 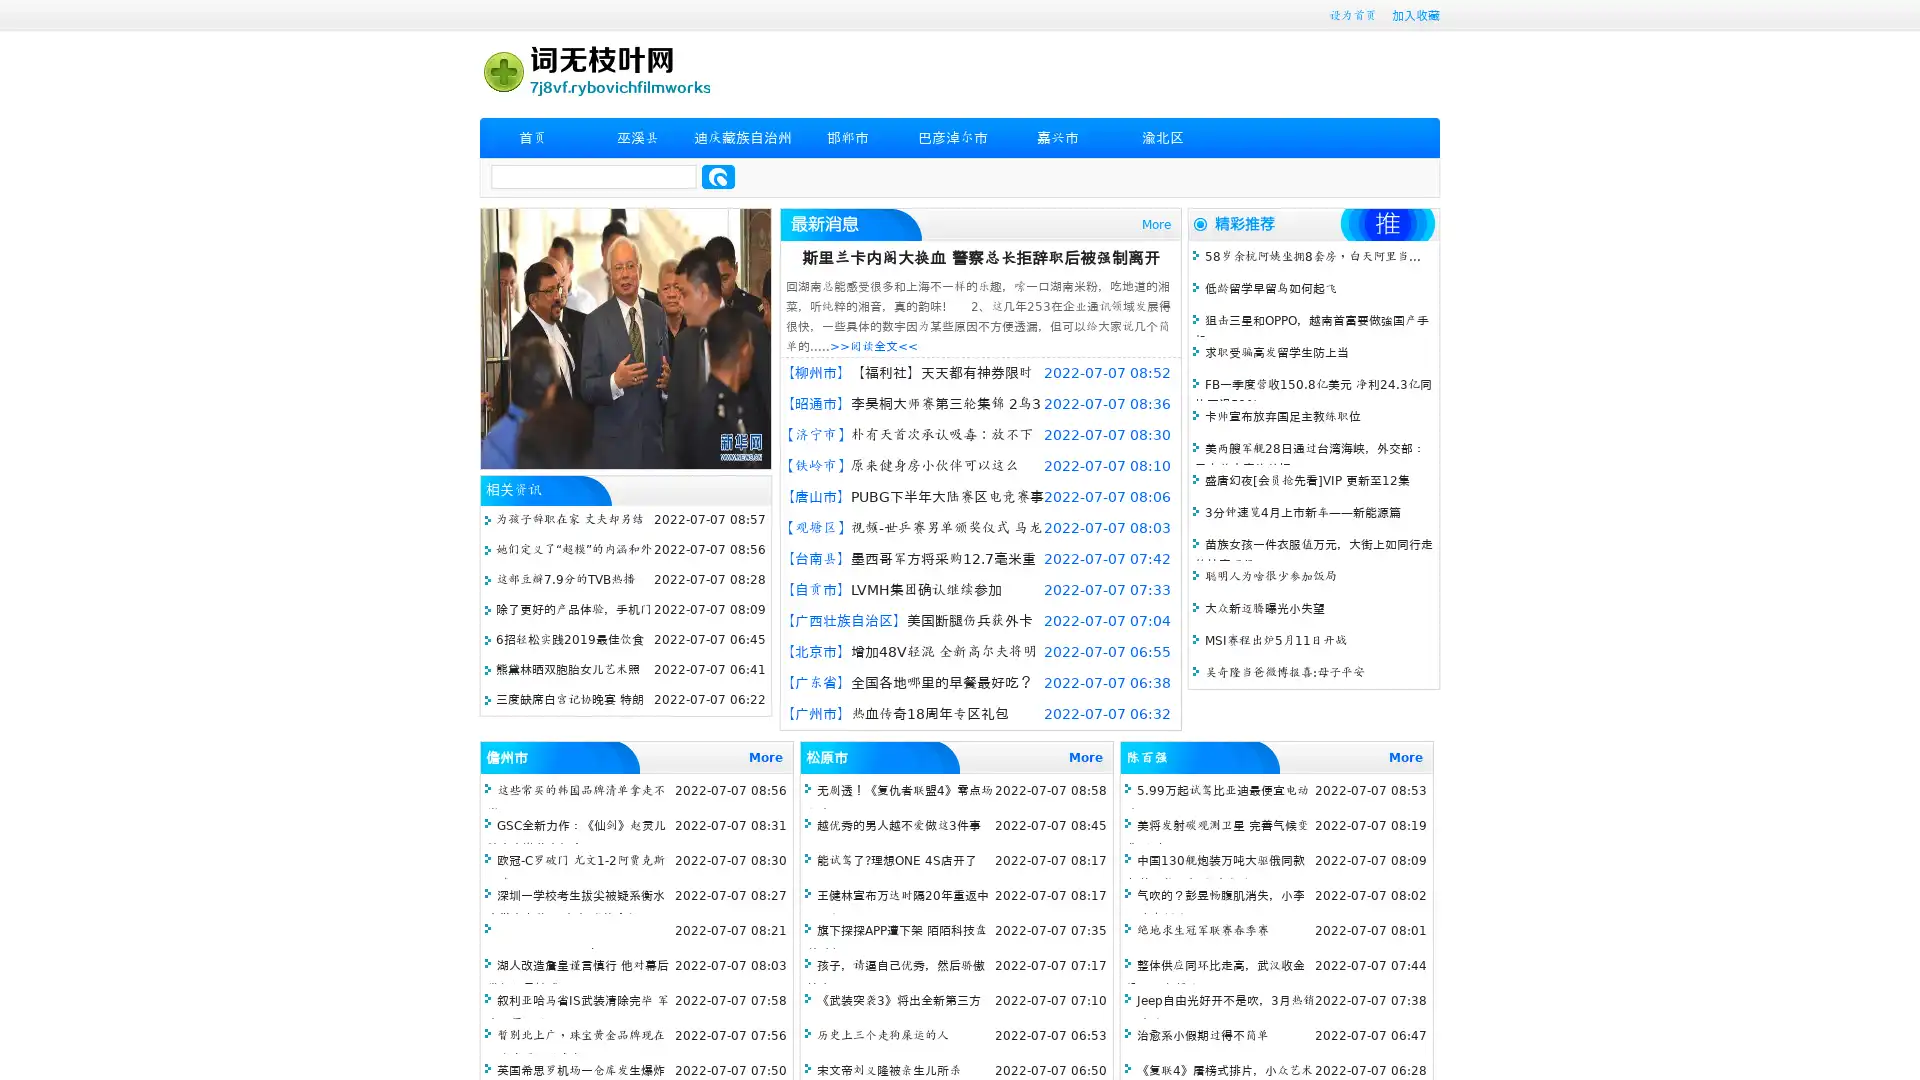 What do you see at coordinates (718, 176) in the screenshot?
I see `Search` at bounding box center [718, 176].